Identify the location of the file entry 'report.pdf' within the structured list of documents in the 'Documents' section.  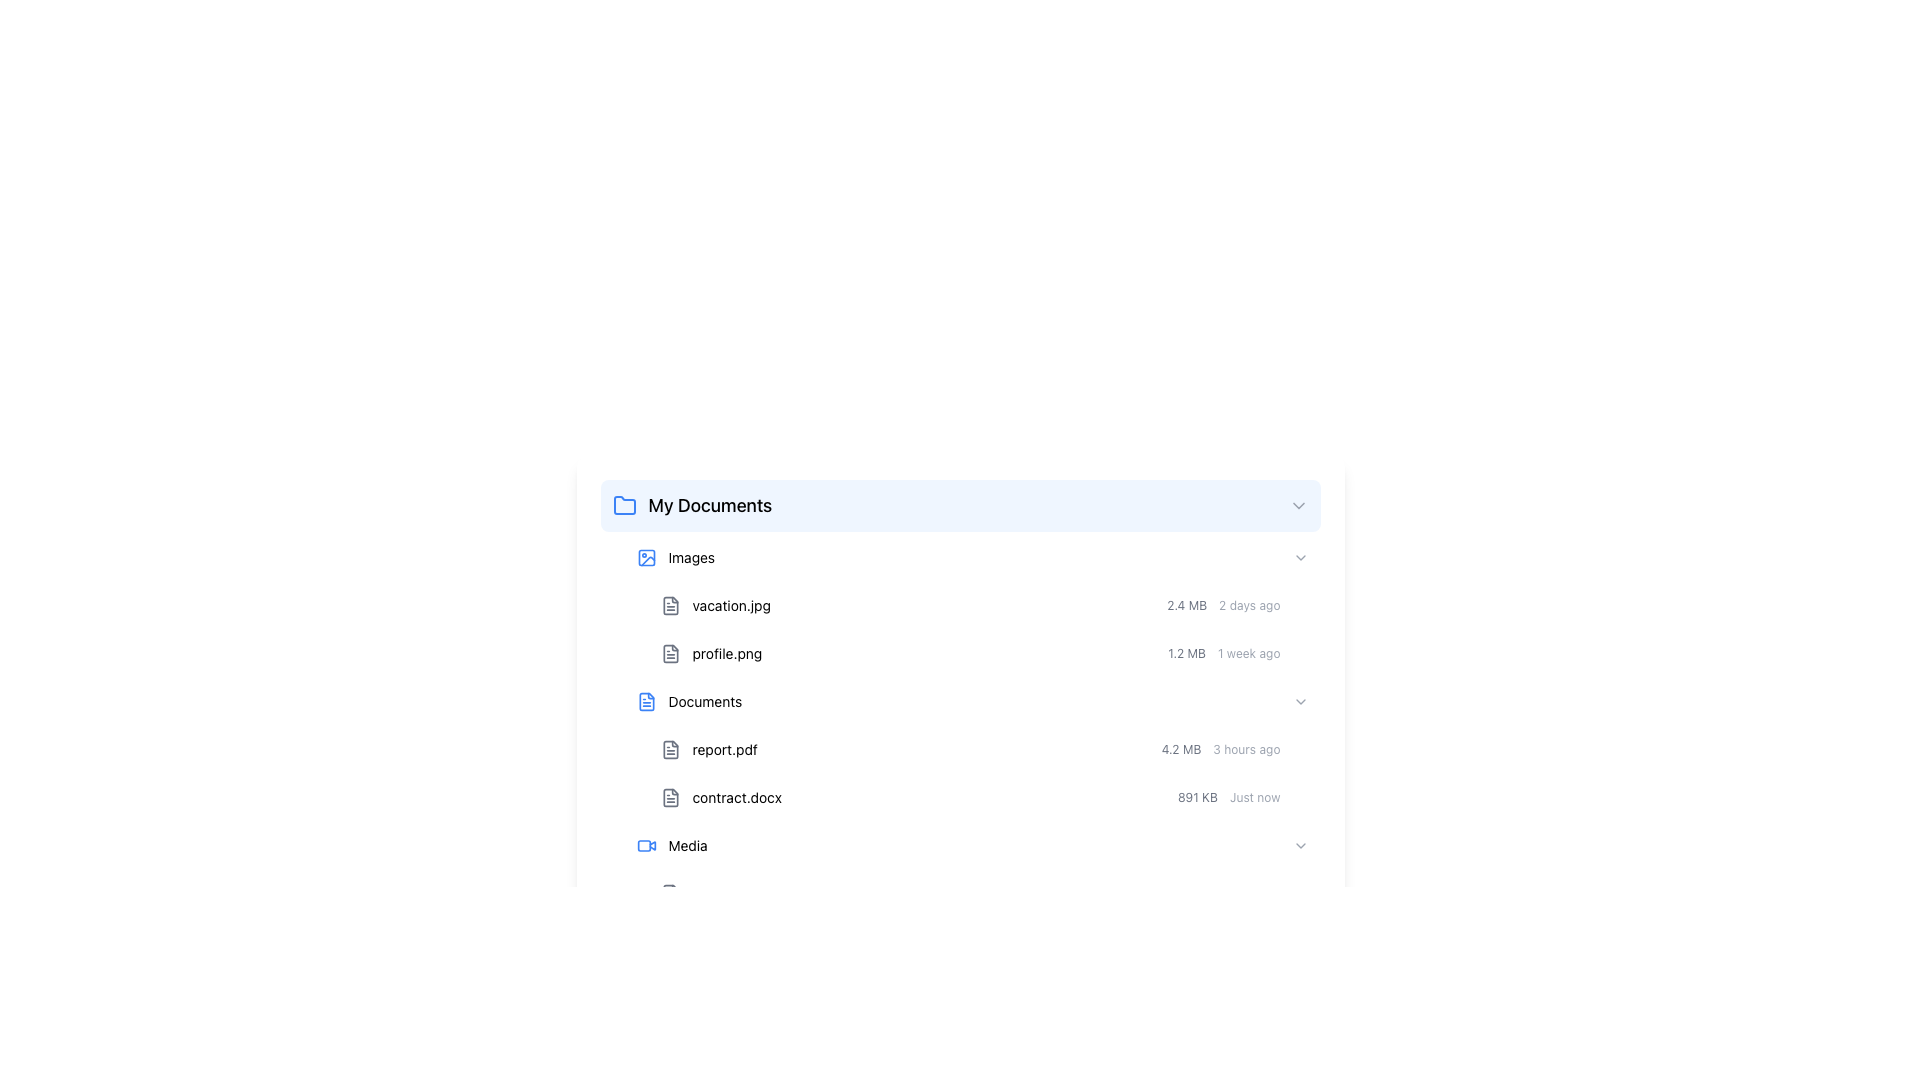
(972, 749).